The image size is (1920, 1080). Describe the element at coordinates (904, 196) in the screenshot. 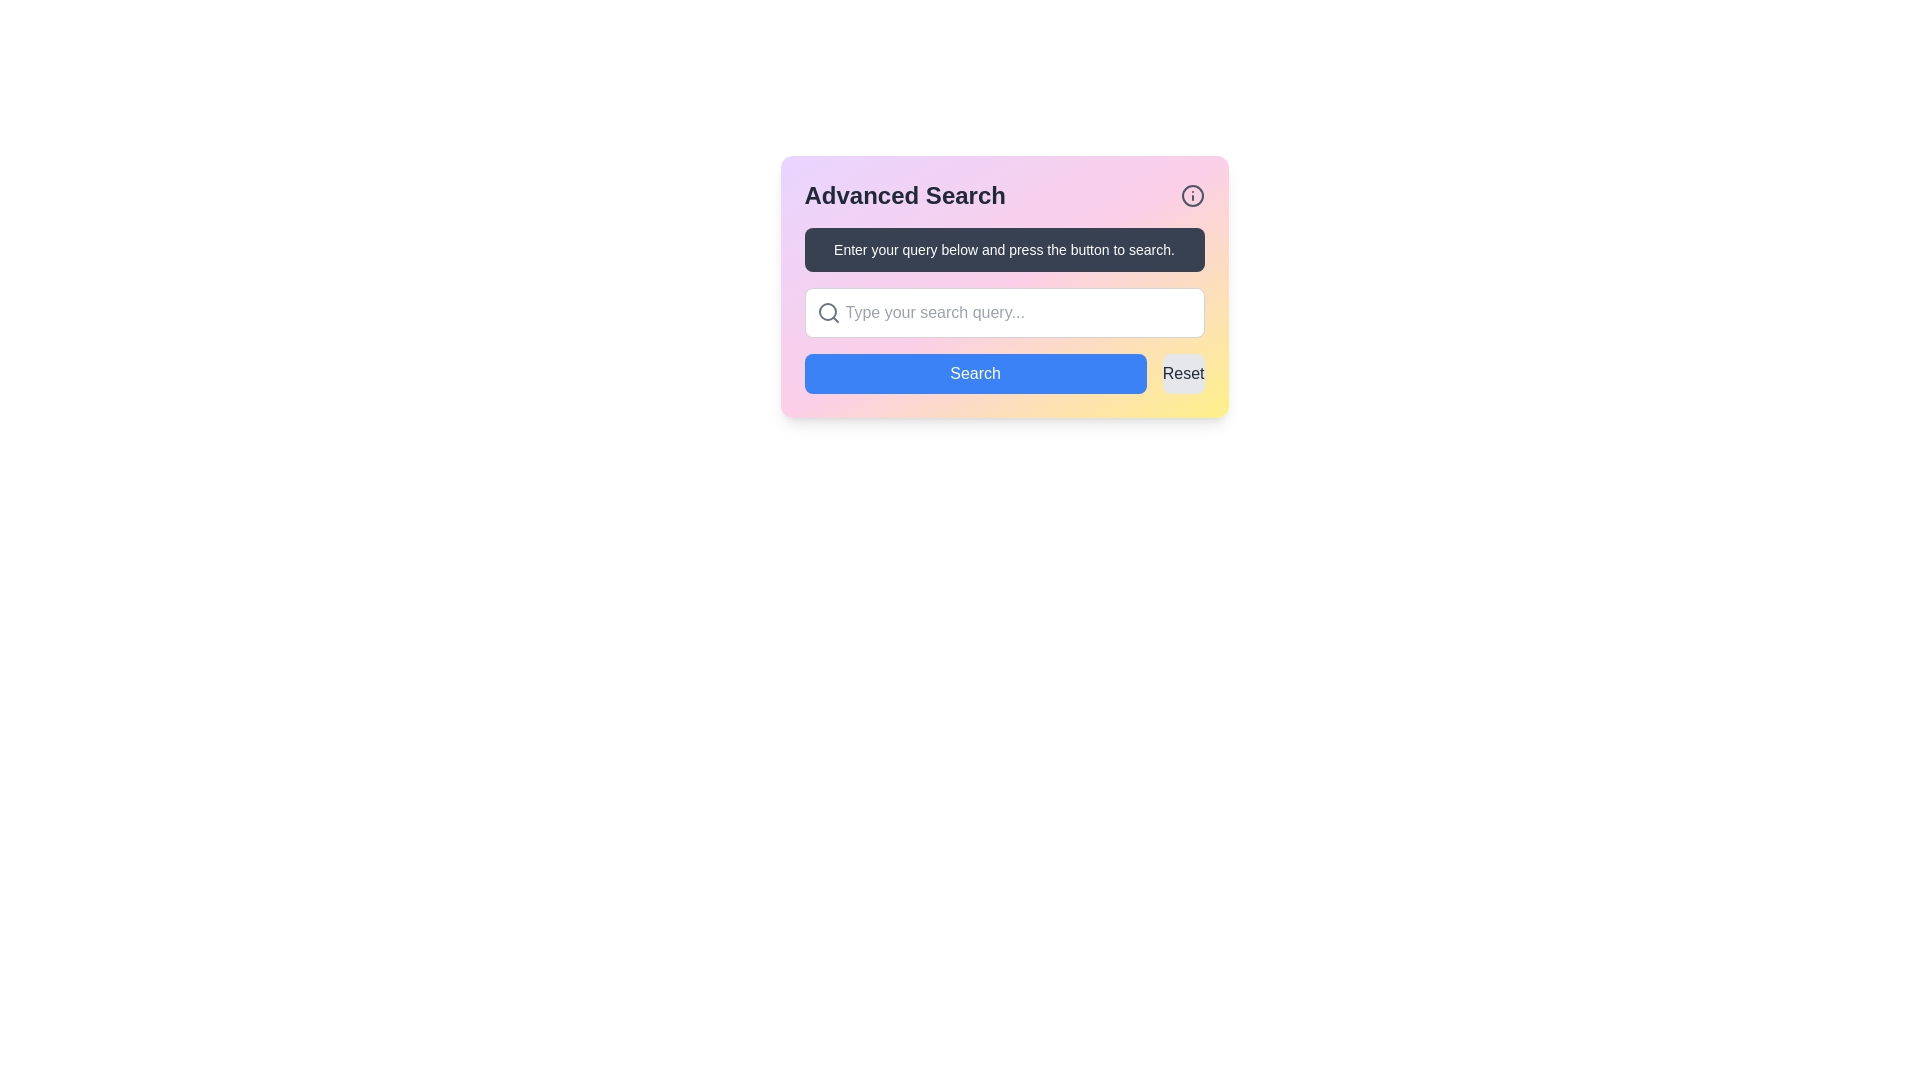

I see `the Text Label located at the left-center of the topmost section of the dialog box, which serves as a header or title for the section` at that location.